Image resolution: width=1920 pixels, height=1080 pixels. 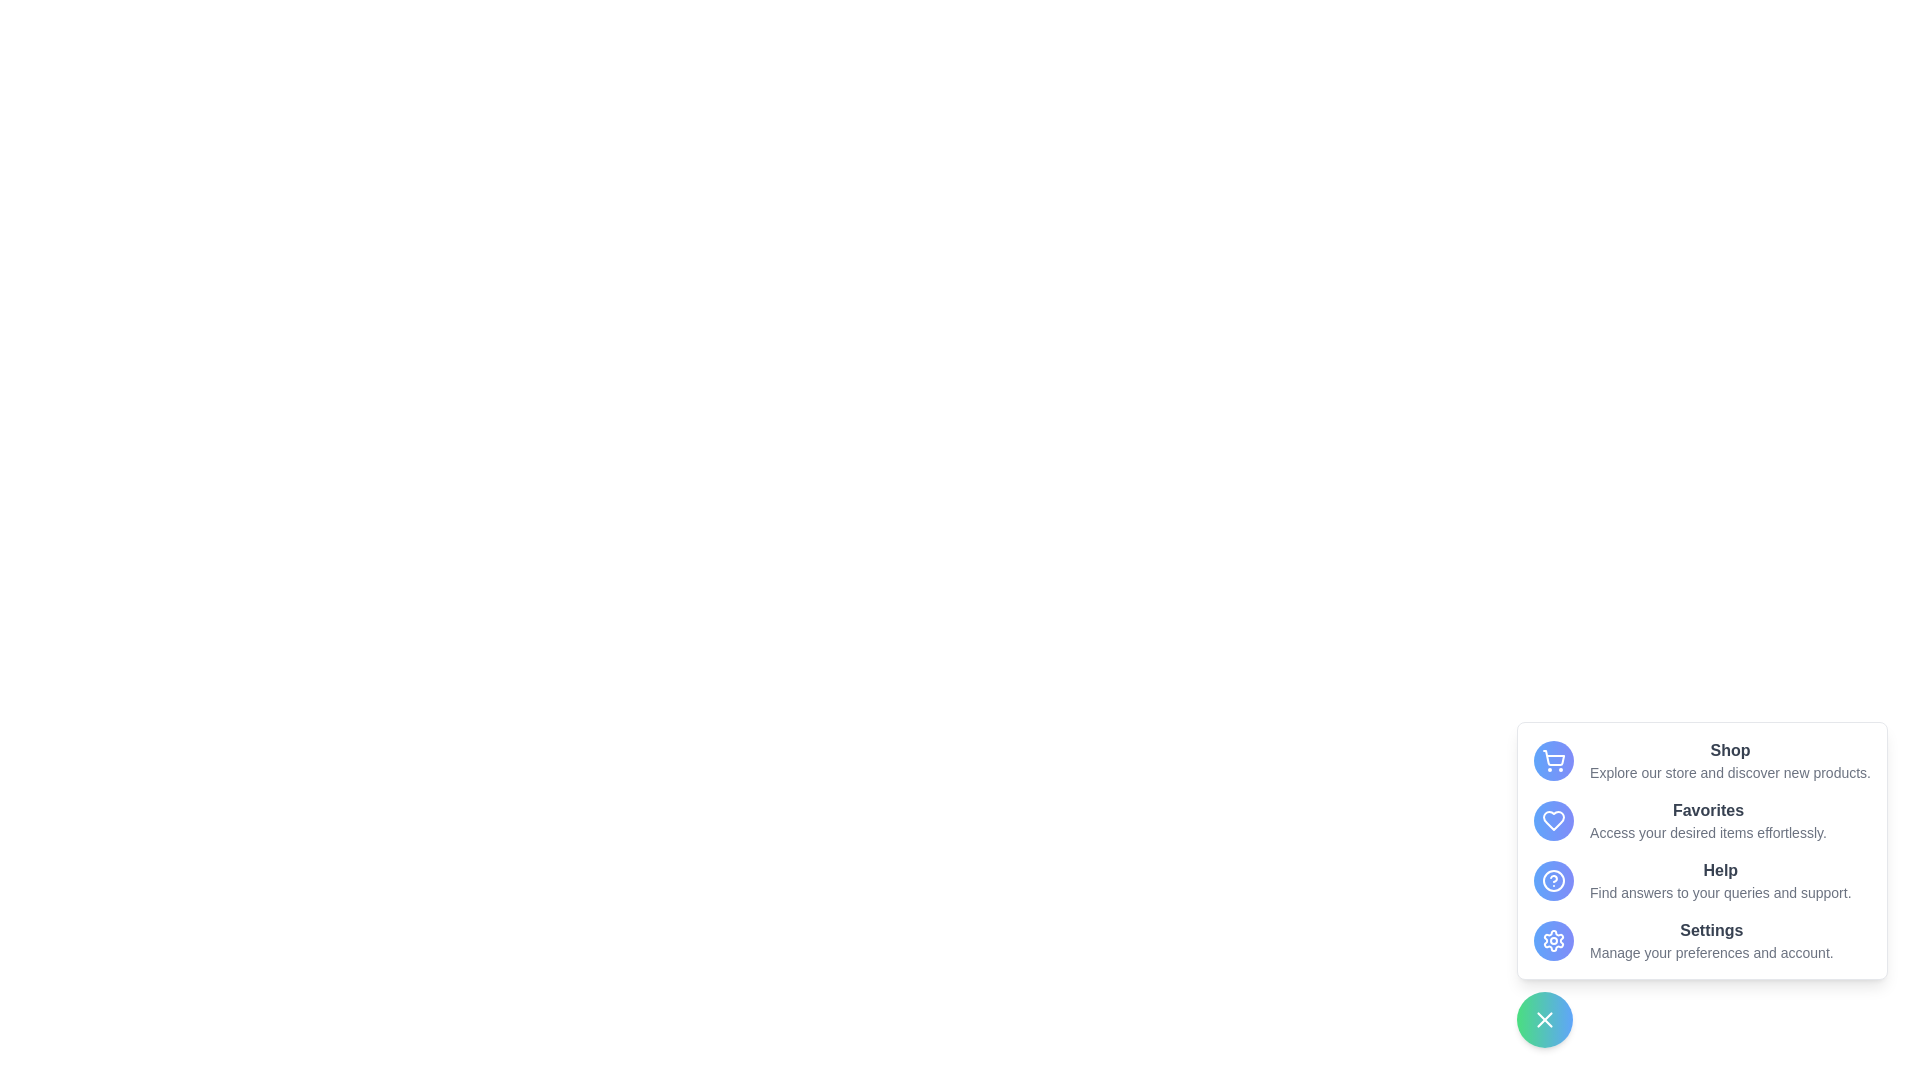 I want to click on the menu option Shop, so click(x=1553, y=760).